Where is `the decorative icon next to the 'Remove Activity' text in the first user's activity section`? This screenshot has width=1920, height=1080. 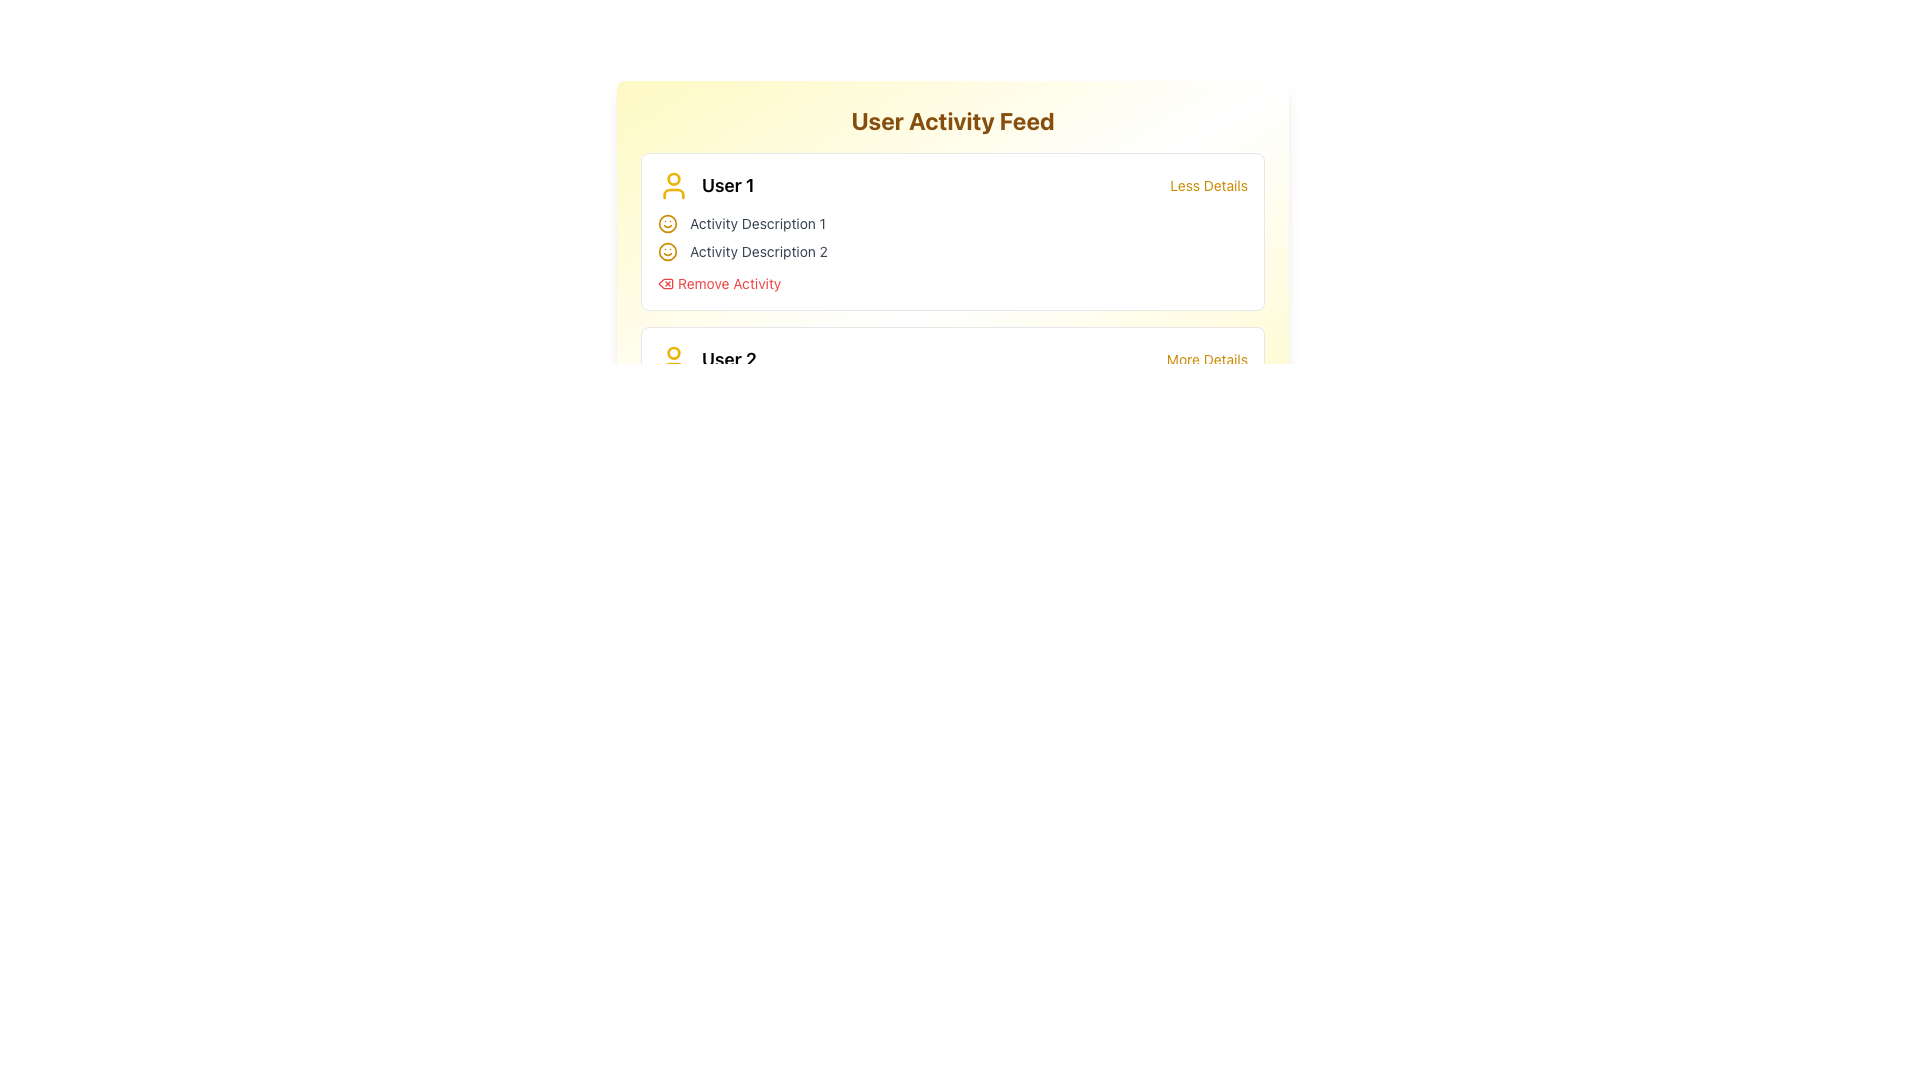
the decorative icon next to the 'Remove Activity' text in the first user's activity section is located at coordinates (666, 284).